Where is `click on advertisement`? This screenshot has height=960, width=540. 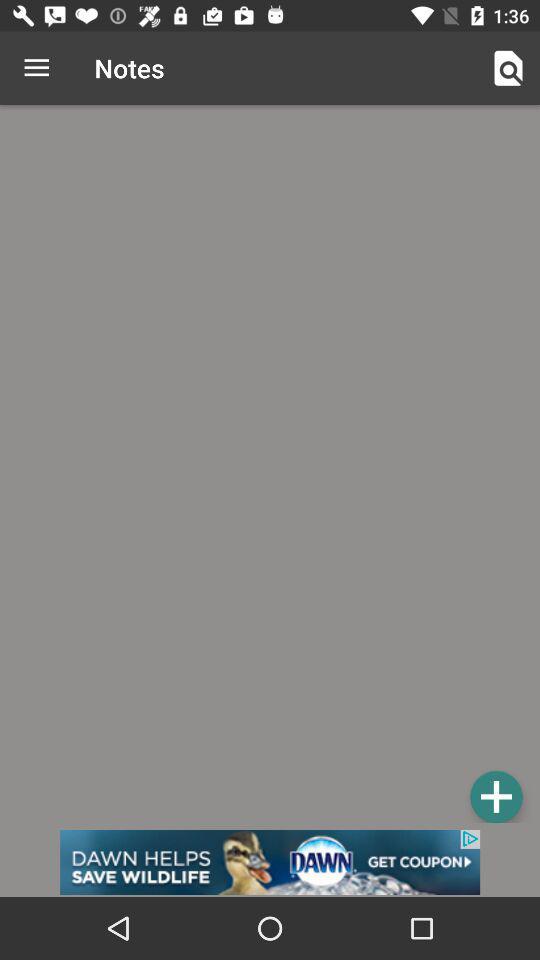 click on advertisement is located at coordinates (270, 861).